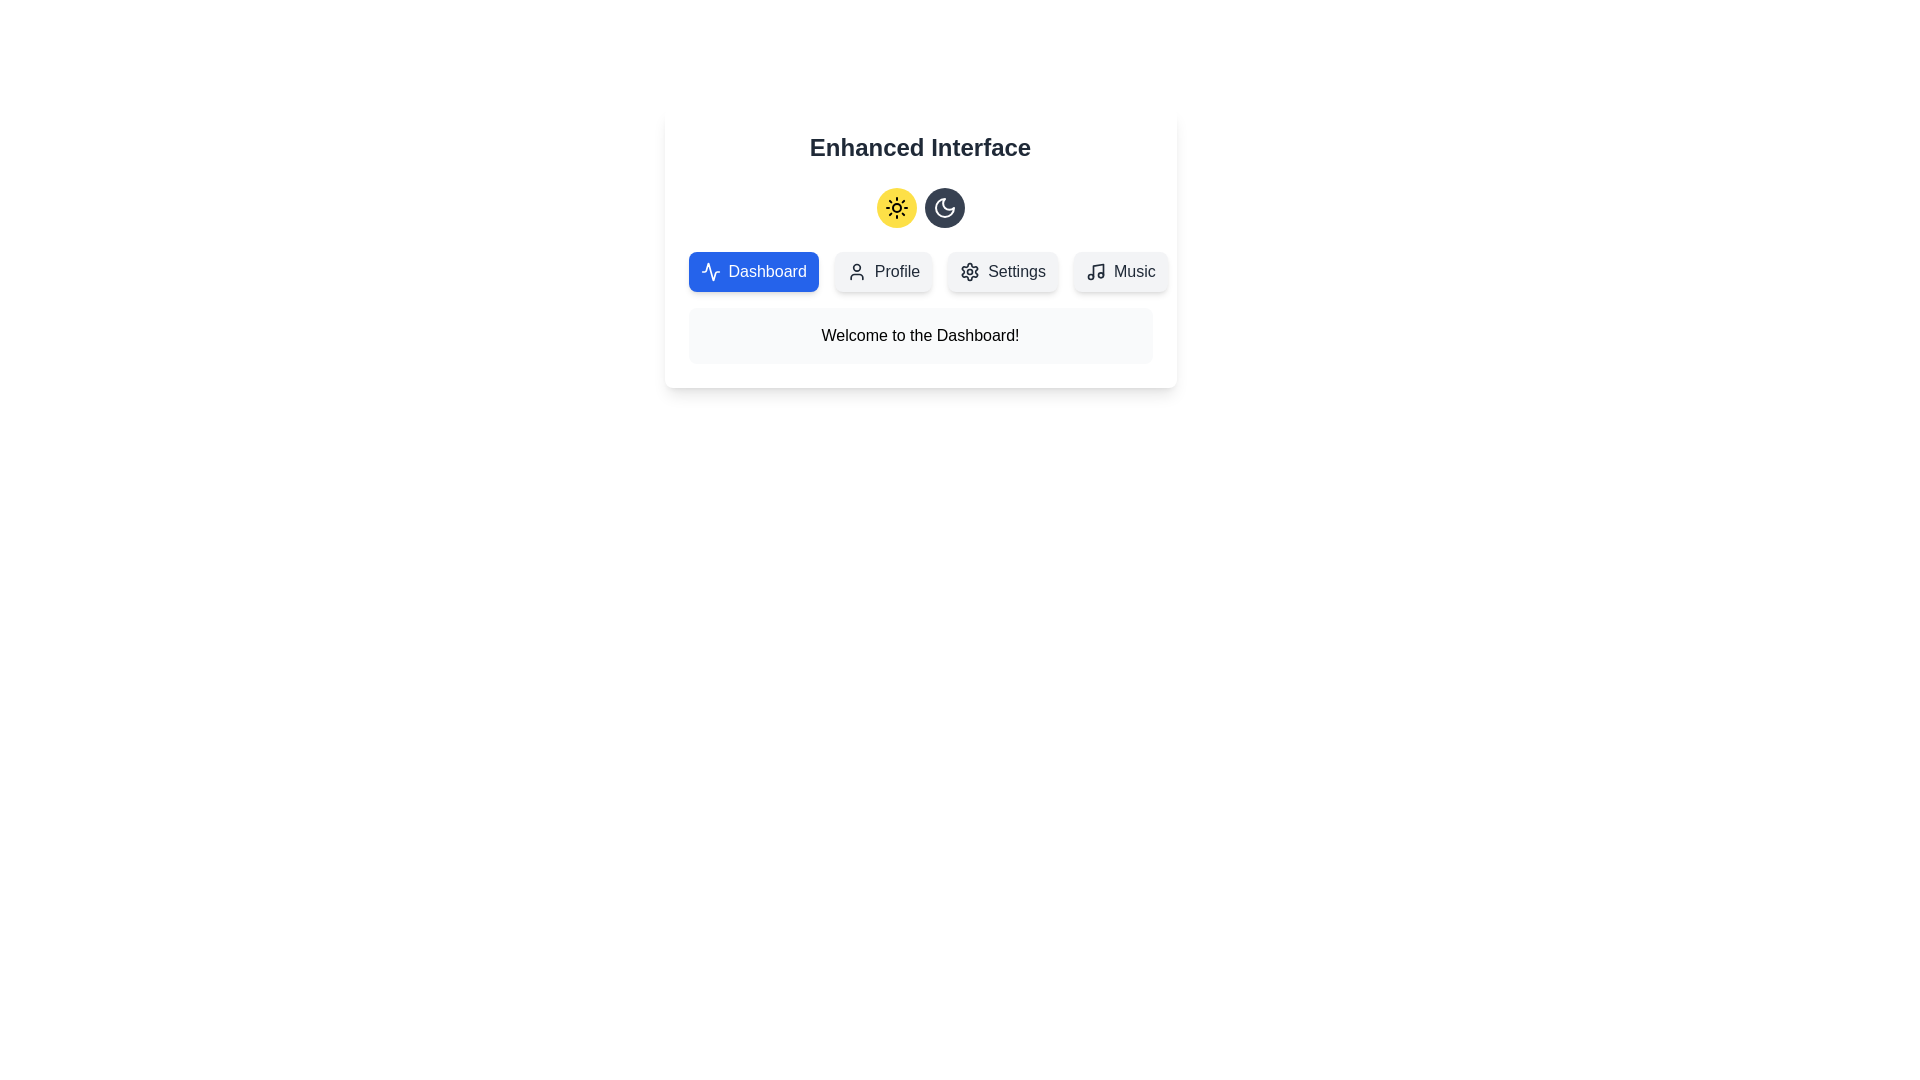  What do you see at coordinates (943, 208) in the screenshot?
I see `the crescent moon icon button at the top center of the interface to switch the theme to dark mode` at bounding box center [943, 208].